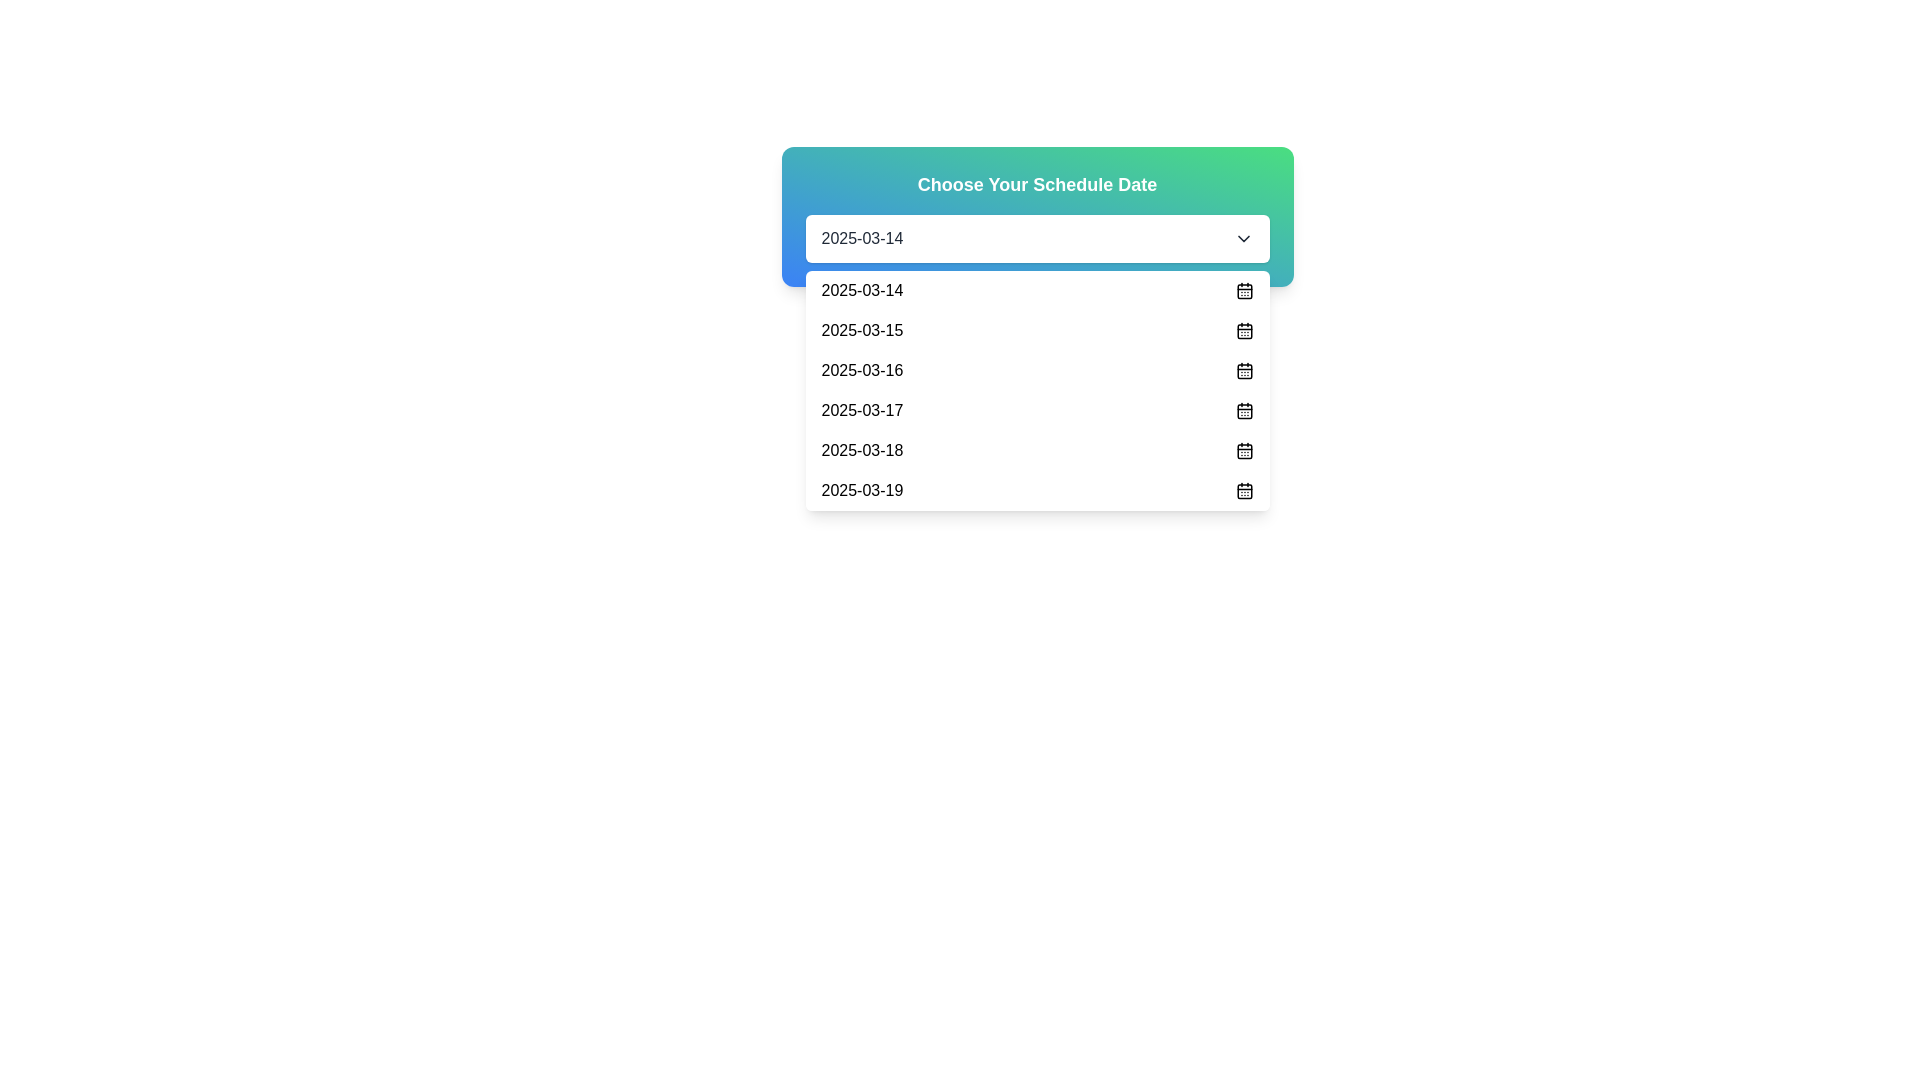  Describe the element at coordinates (1243, 490) in the screenshot. I see `the calendar icon located to the immediate right of the text '2025-03-19' in the dropdown list` at that location.